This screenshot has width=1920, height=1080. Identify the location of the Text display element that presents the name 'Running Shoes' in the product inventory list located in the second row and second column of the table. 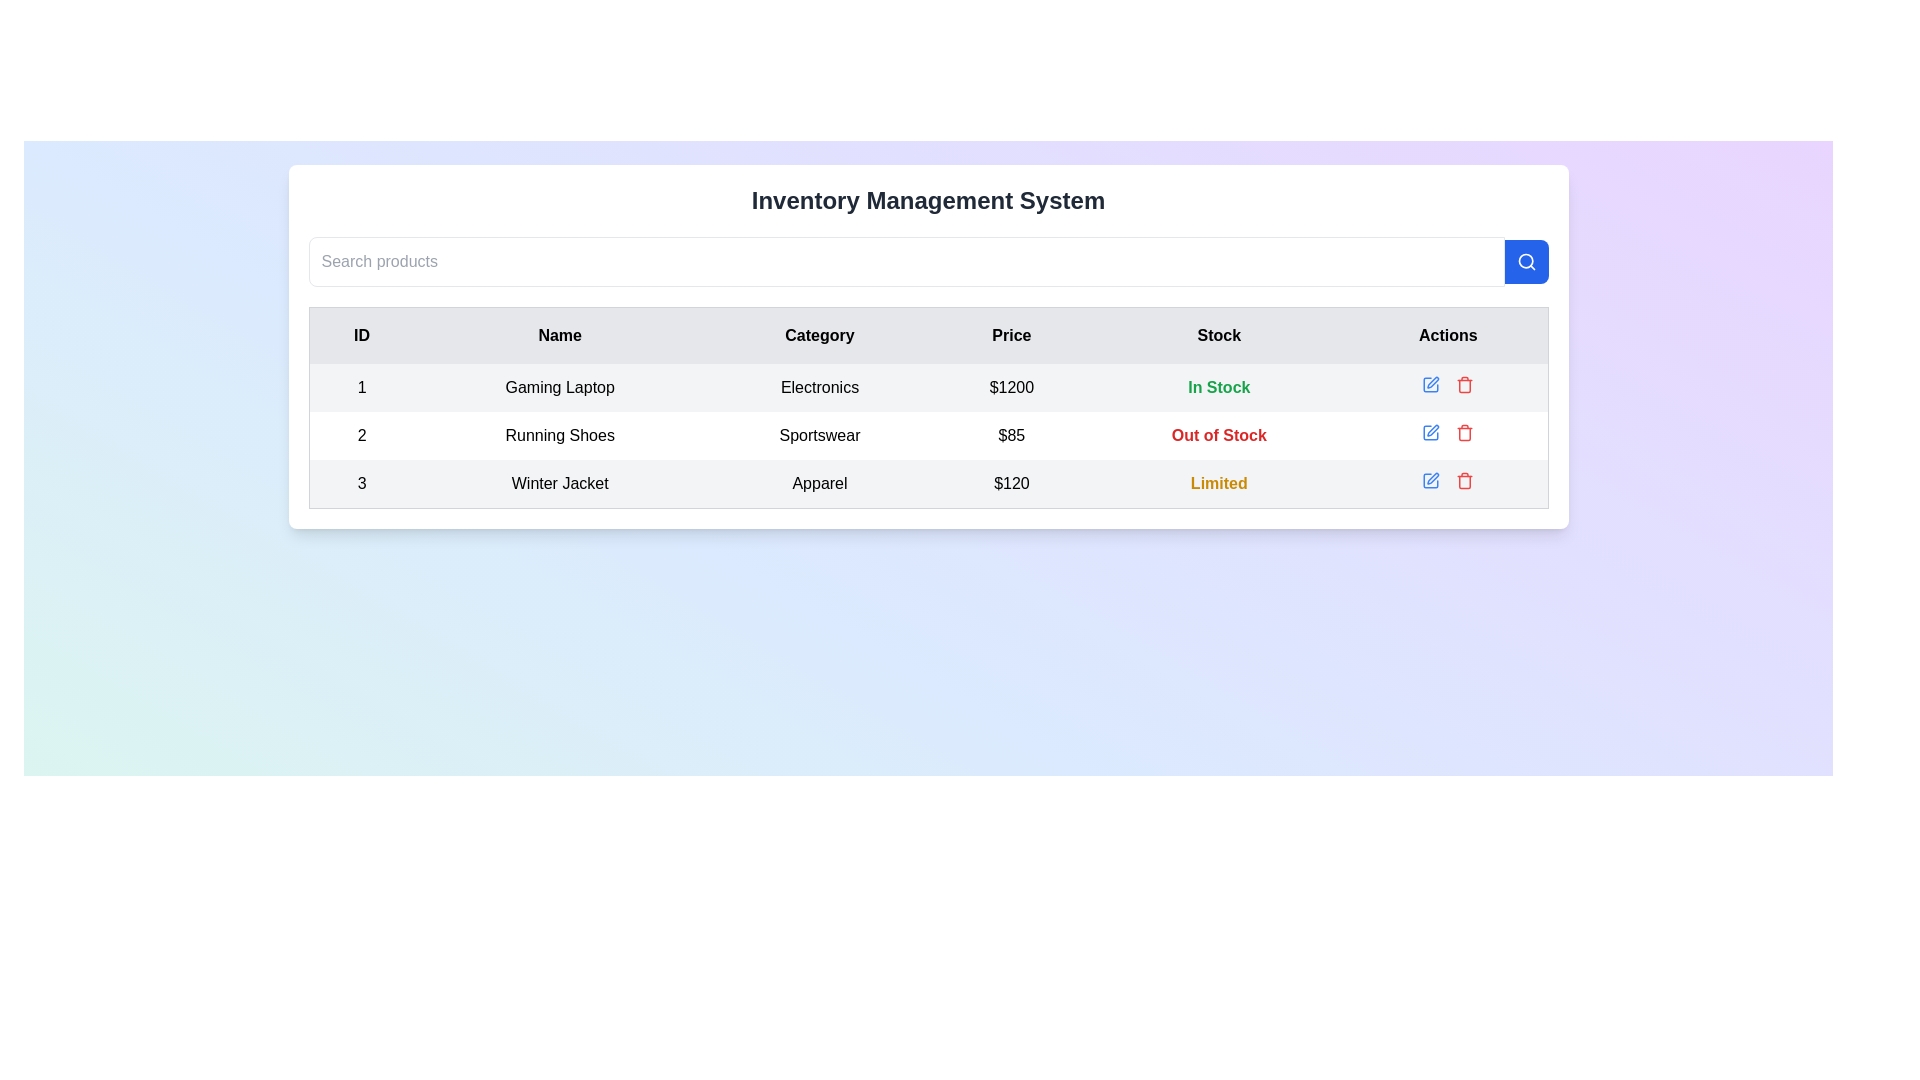
(560, 434).